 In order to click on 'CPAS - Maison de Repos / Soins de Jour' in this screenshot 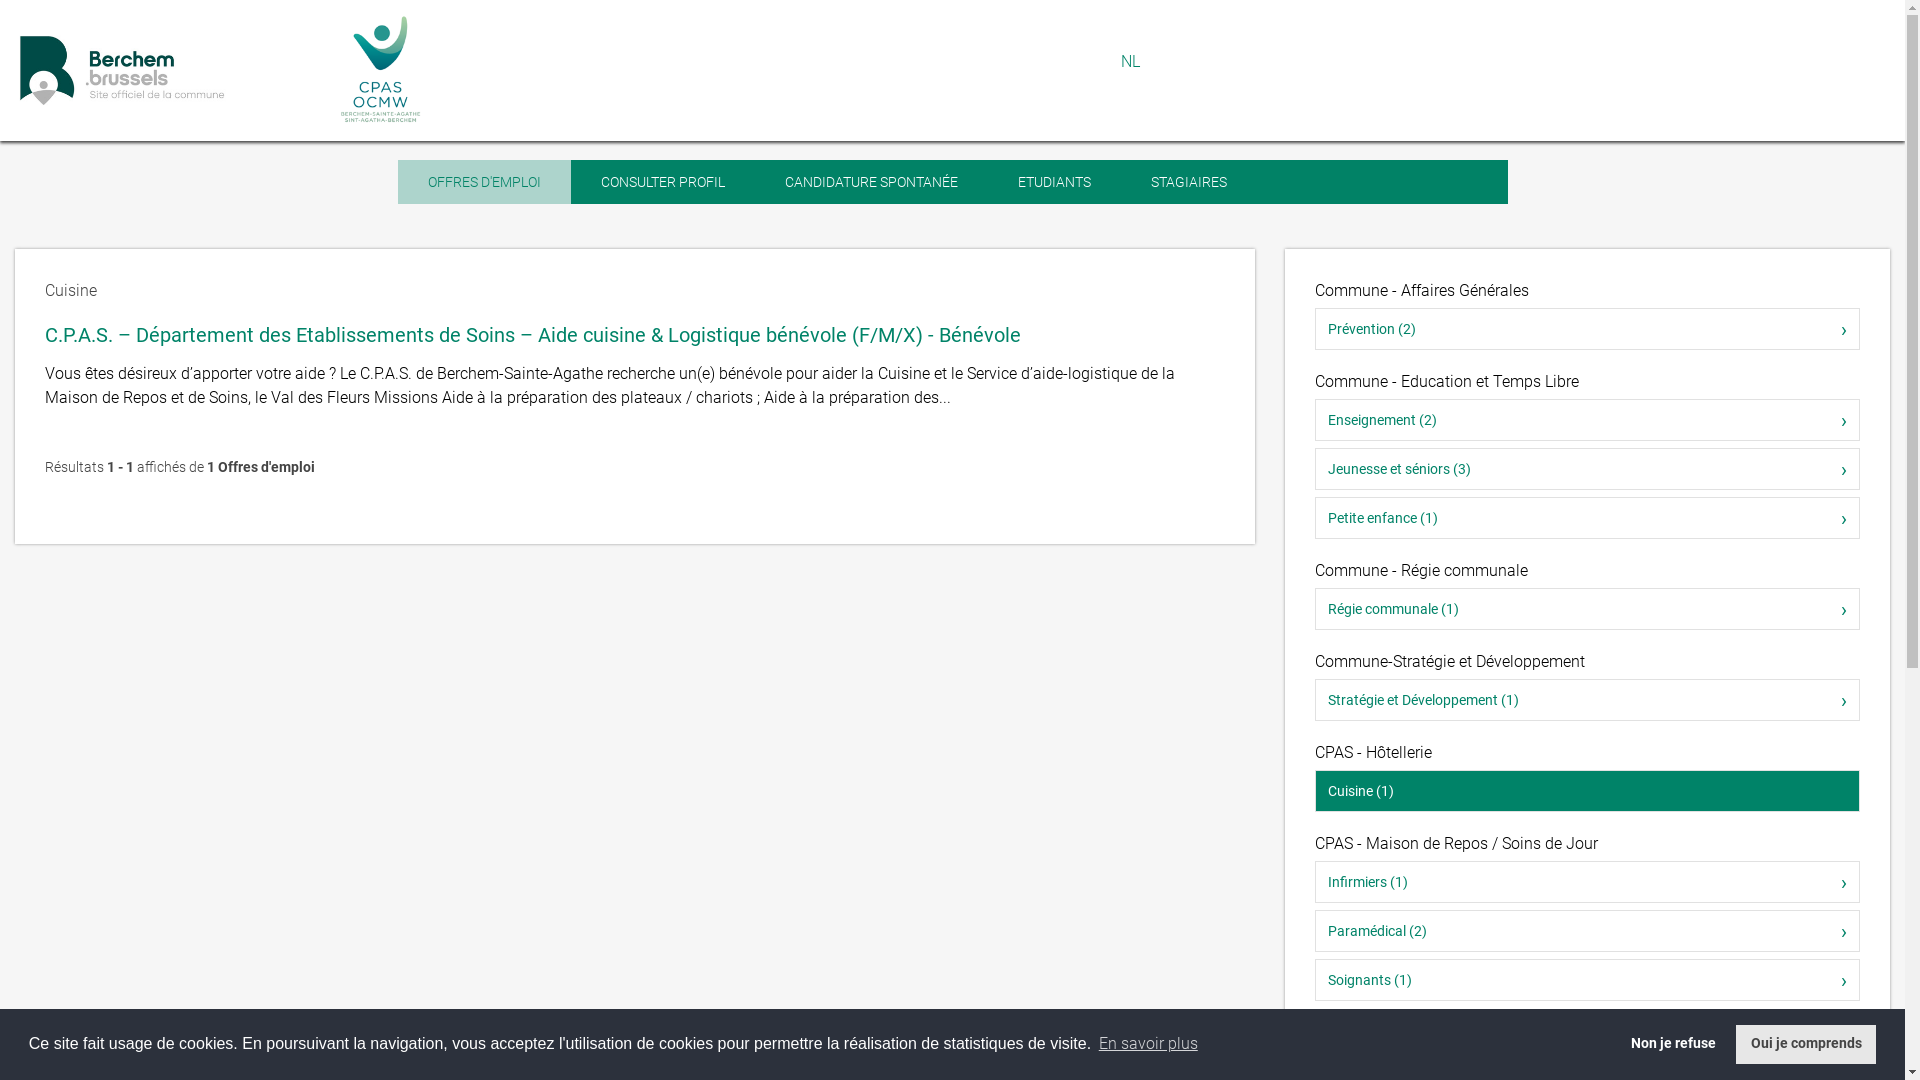, I will do `click(1456, 843)`.